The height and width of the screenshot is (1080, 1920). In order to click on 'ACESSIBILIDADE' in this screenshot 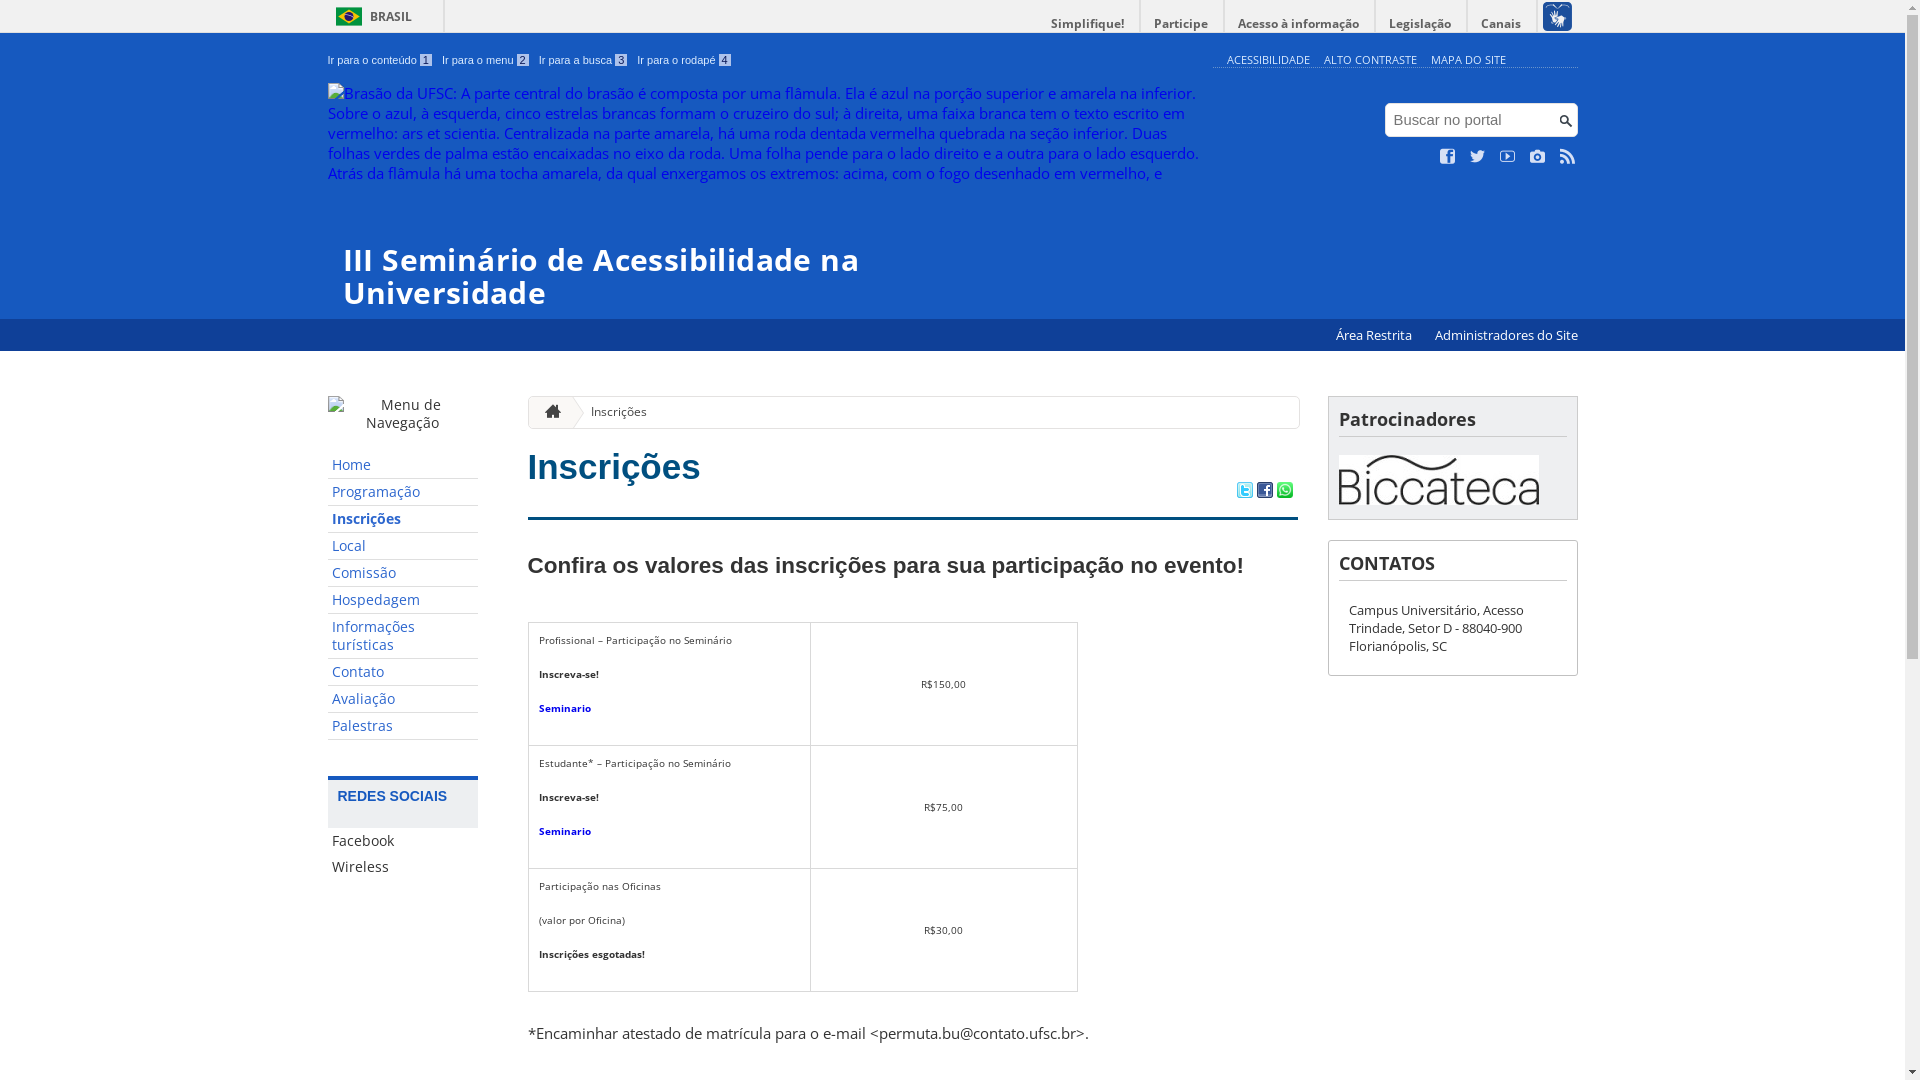, I will do `click(1266, 58)`.